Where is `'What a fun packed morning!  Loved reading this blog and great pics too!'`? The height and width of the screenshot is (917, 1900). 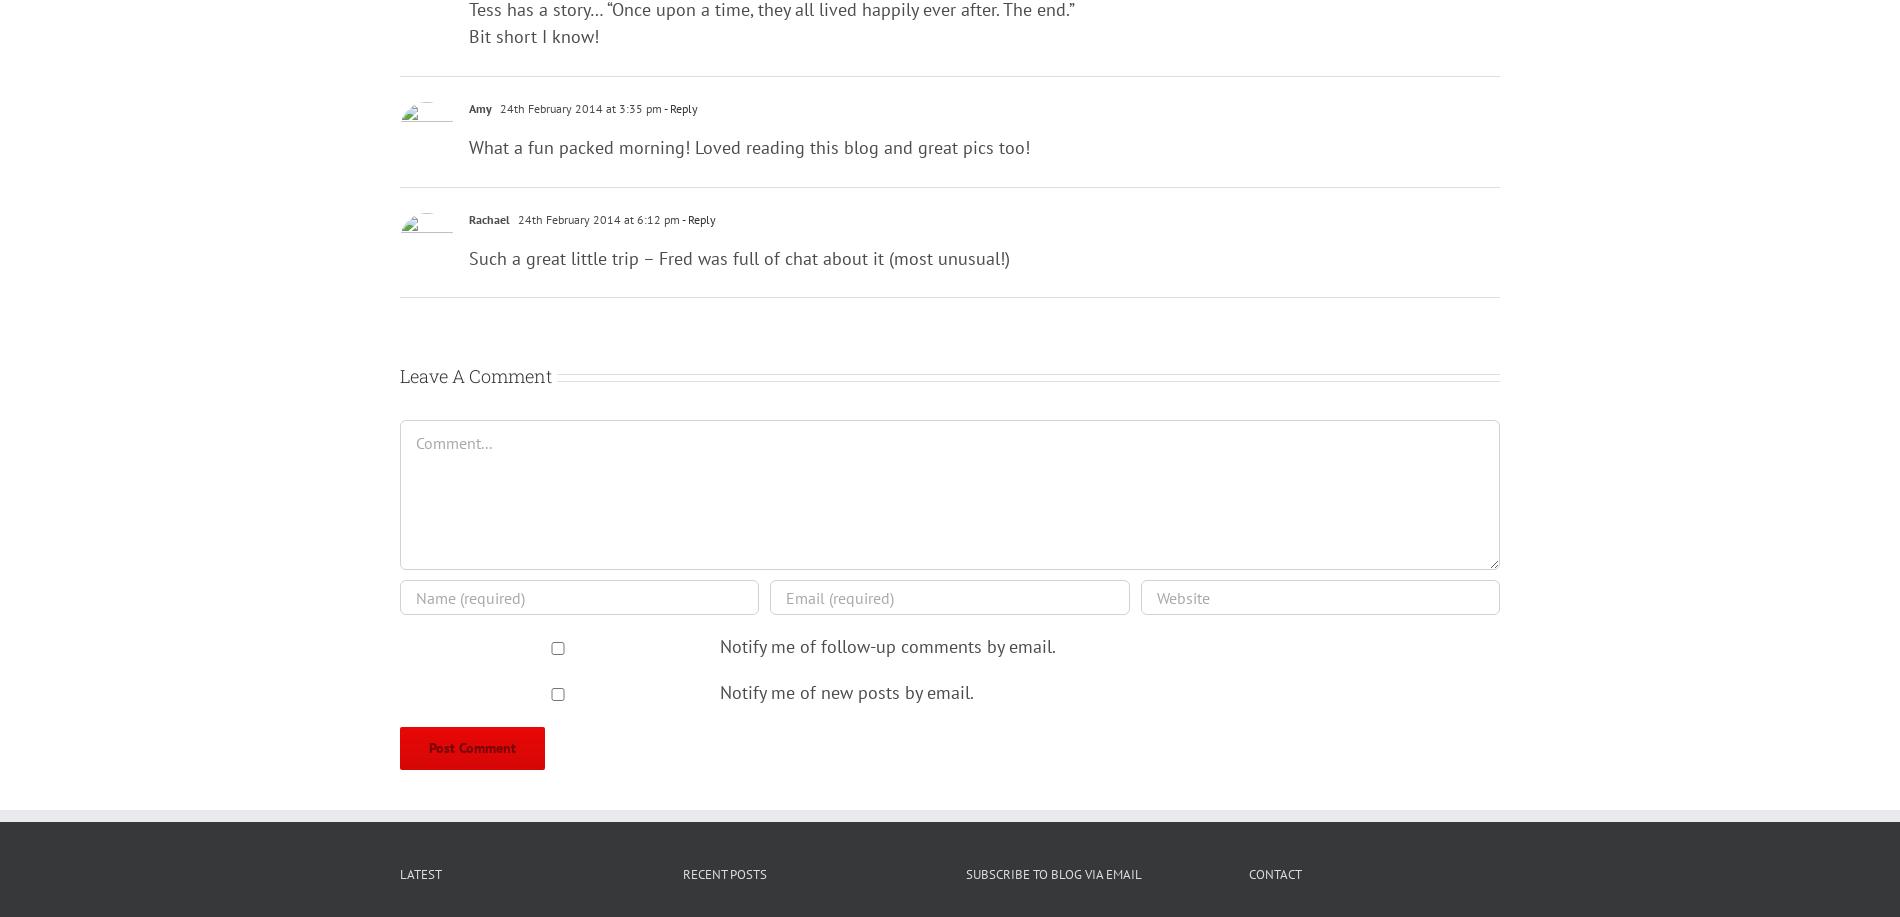
'What a fun packed morning!  Loved reading this blog and great pics too!' is located at coordinates (748, 147).